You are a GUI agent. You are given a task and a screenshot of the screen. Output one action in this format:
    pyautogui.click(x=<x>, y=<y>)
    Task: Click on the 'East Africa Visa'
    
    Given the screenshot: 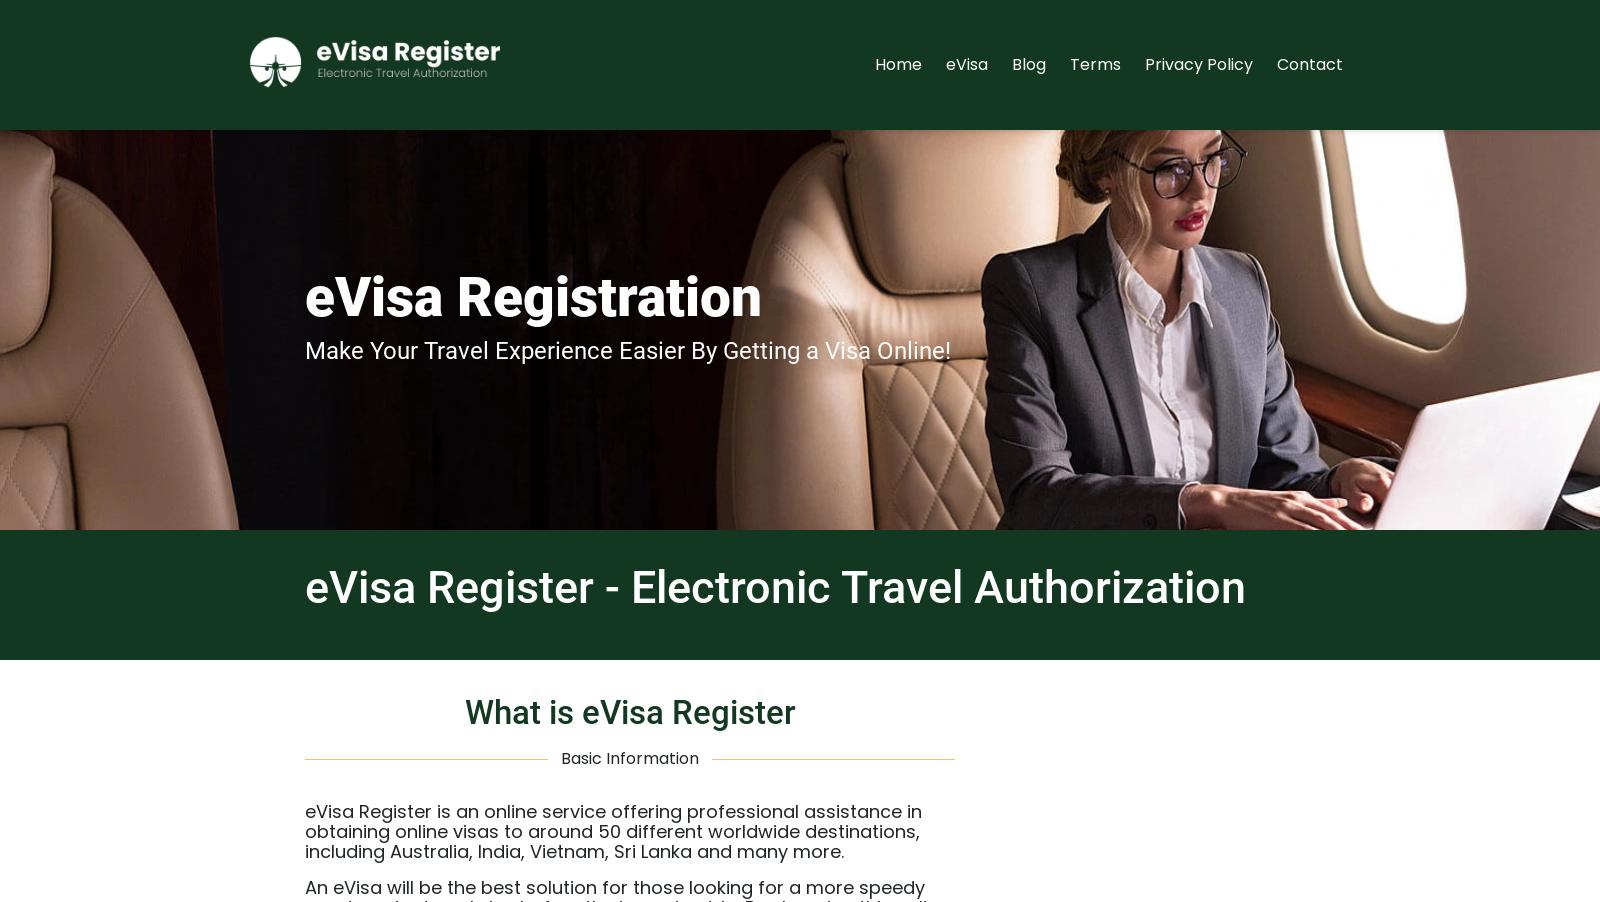 What is the action you would take?
    pyautogui.click(x=693, y=531)
    